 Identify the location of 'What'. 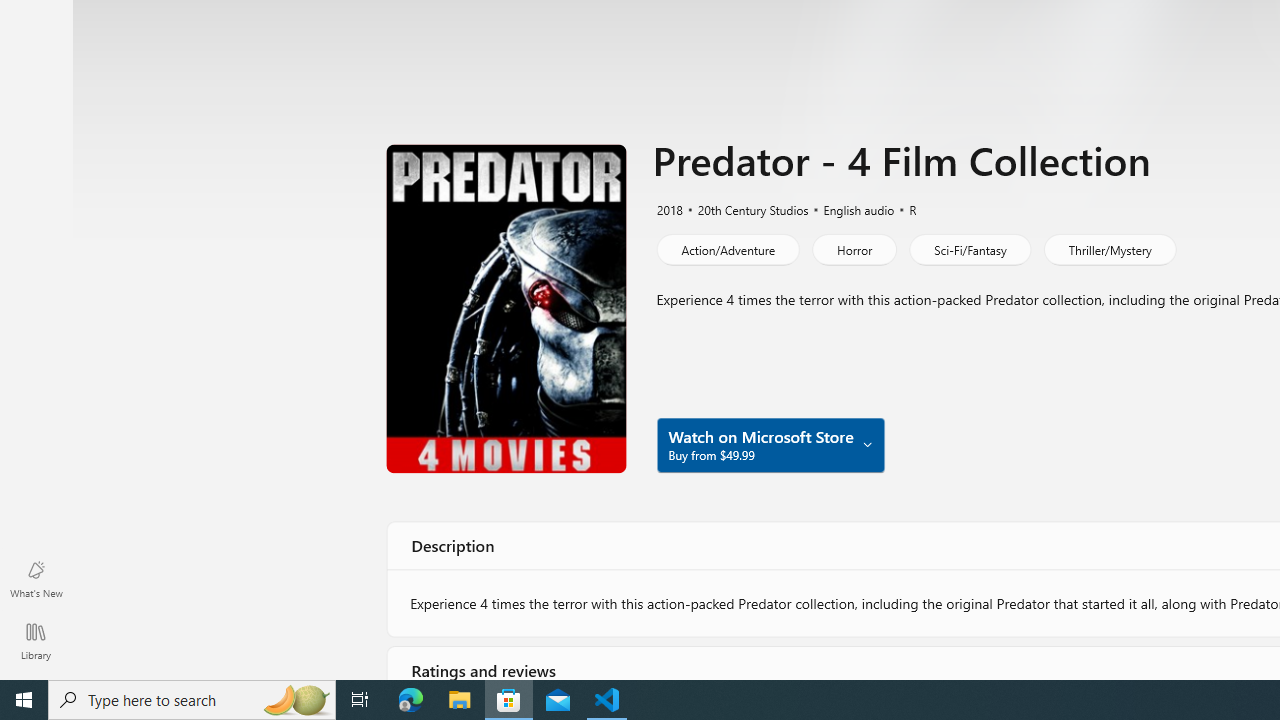
(35, 578).